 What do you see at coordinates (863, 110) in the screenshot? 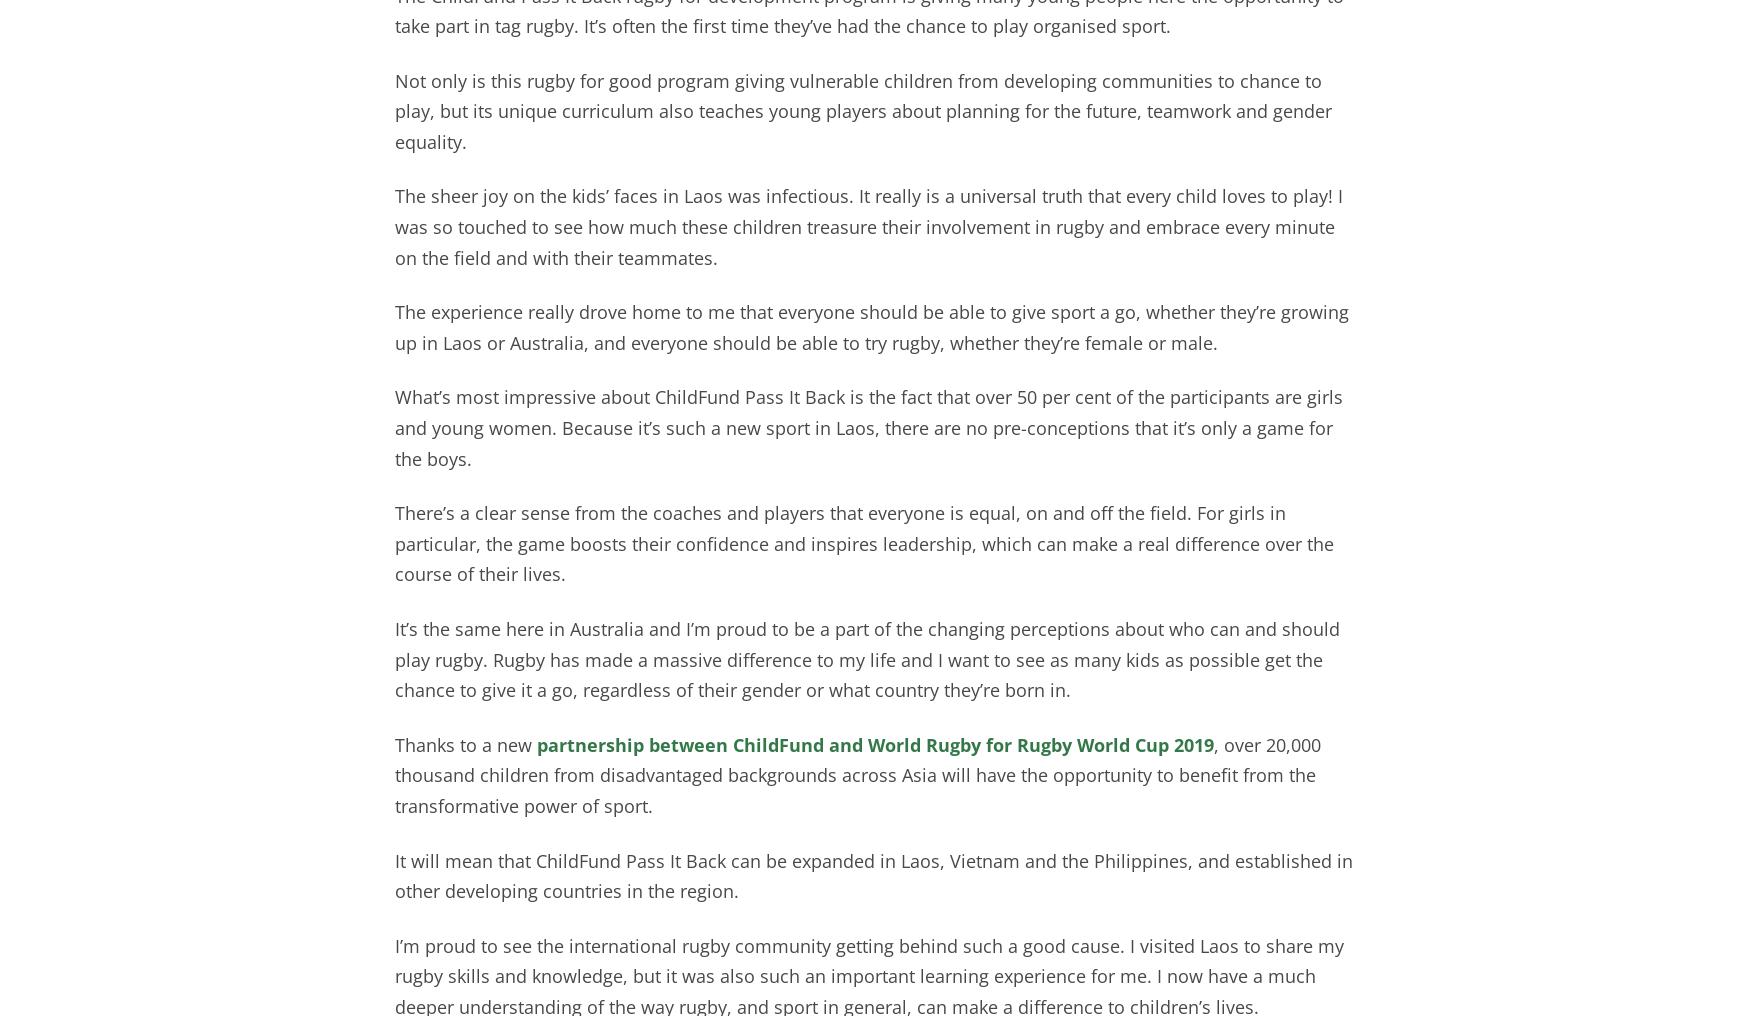
I see `'Not only is this rugby for good program giving vulnerable children from developing communities to chance to play, but its unique curriculum also teaches young players about planning for the future, teamwork and gender equality.'` at bounding box center [863, 110].